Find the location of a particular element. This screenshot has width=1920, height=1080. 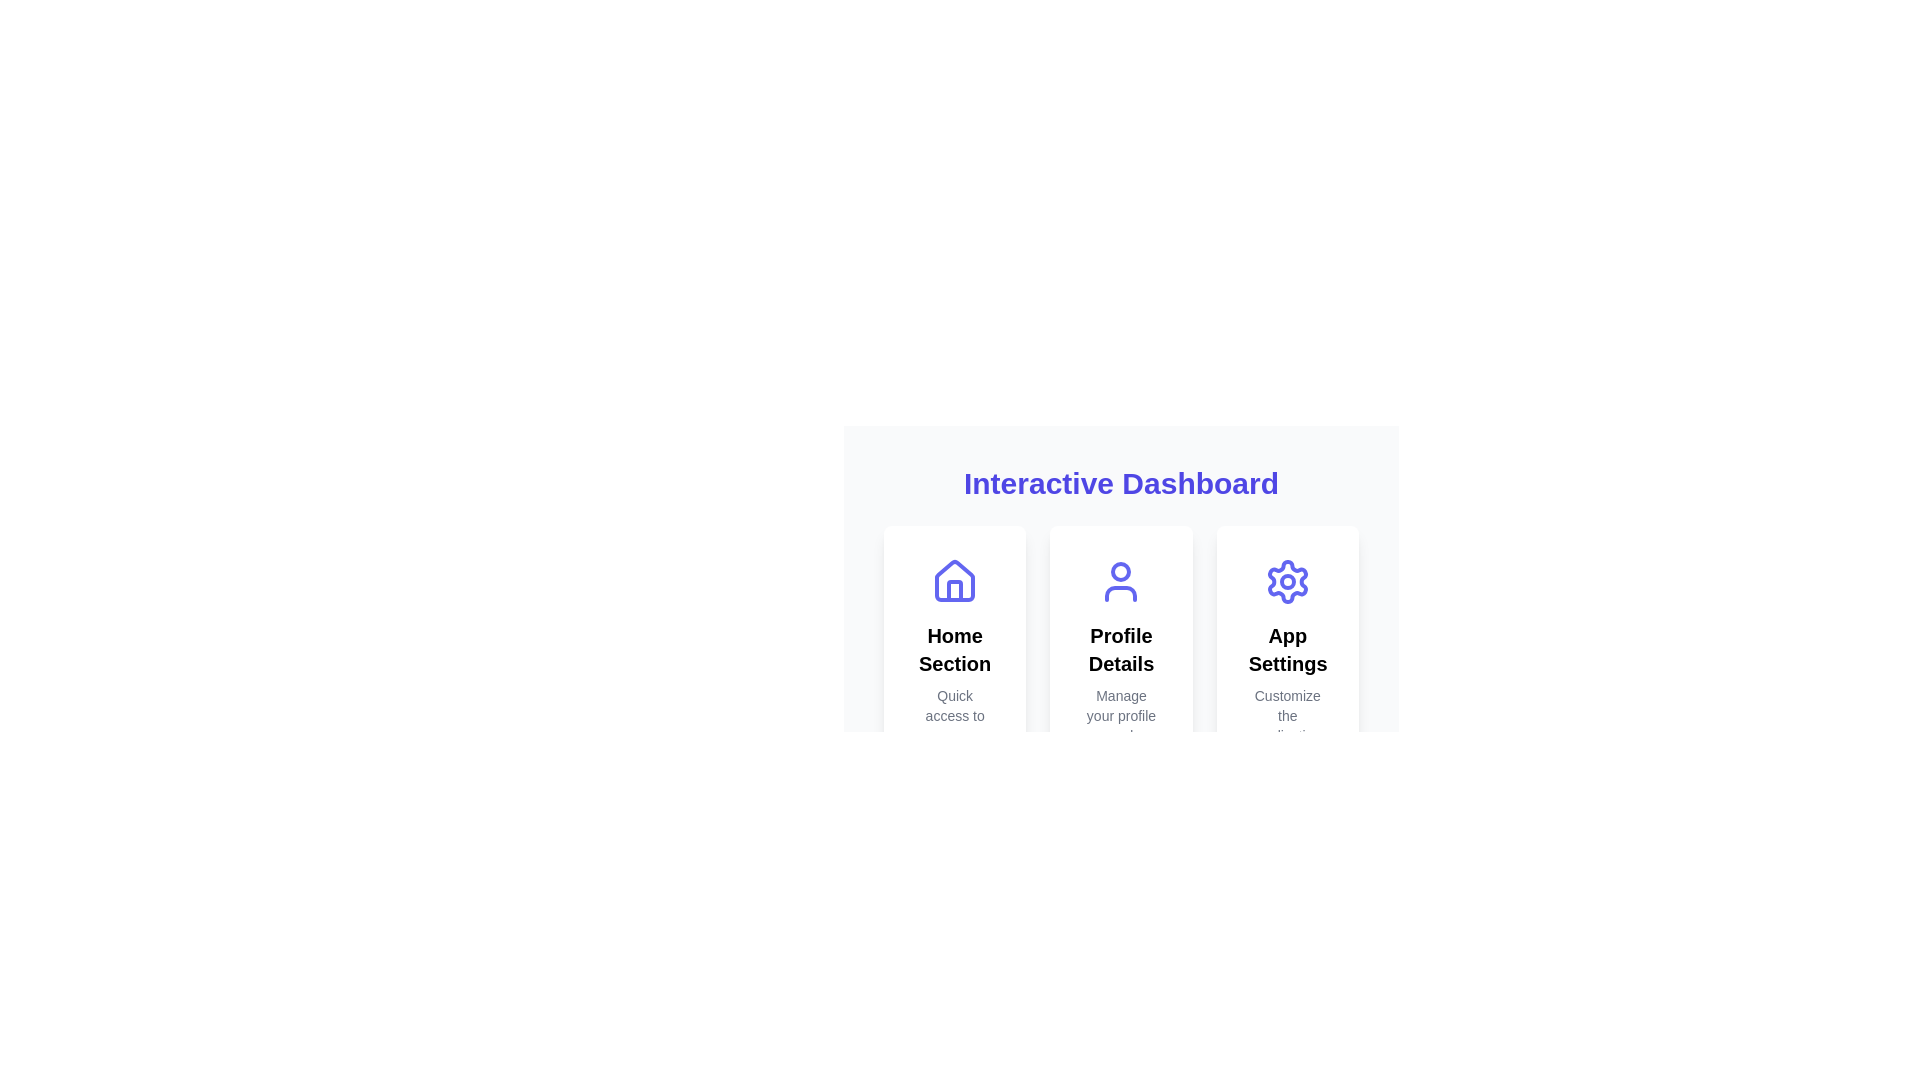

the settings icon located in the bottom-right card of the 'App Settings' section under 'Interactive Dashboard' to initiate the settings functionality is located at coordinates (1287, 582).